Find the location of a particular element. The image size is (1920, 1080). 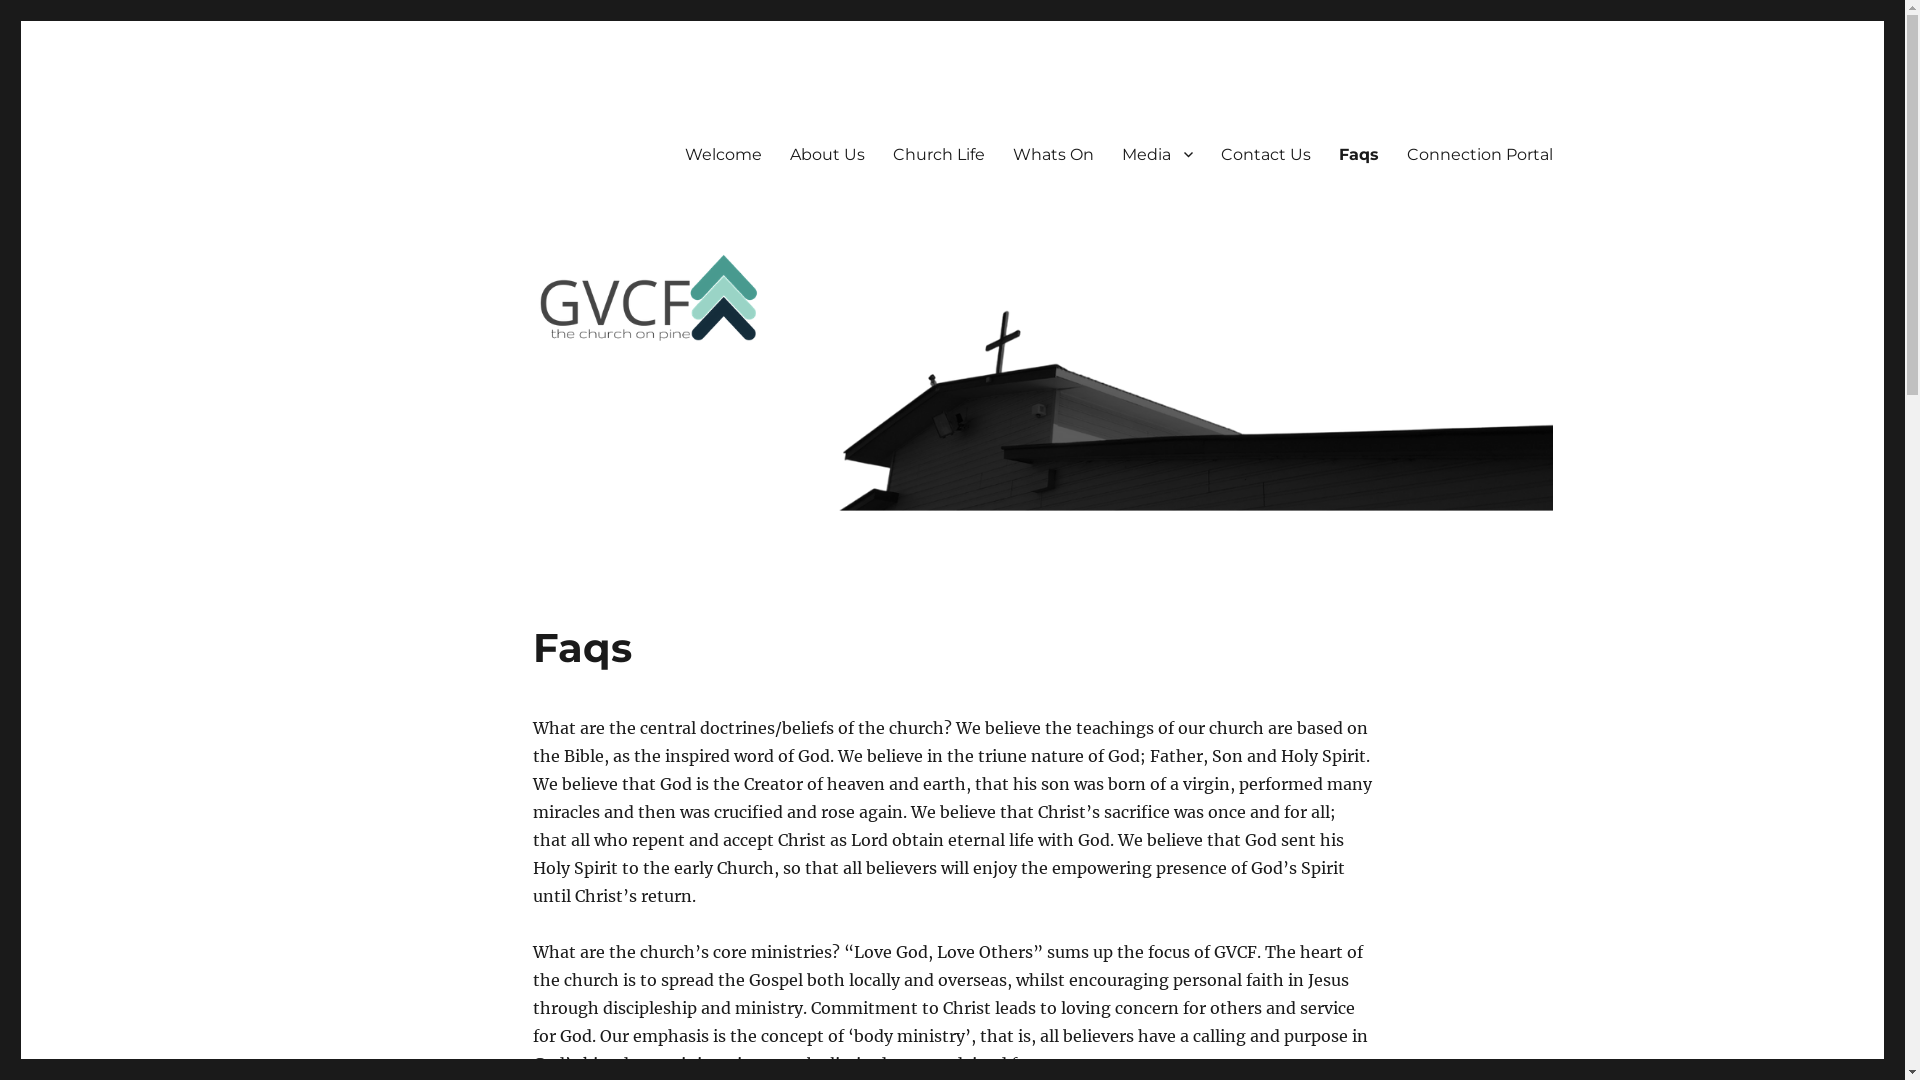

'Connection Portal' is located at coordinates (1478, 153).